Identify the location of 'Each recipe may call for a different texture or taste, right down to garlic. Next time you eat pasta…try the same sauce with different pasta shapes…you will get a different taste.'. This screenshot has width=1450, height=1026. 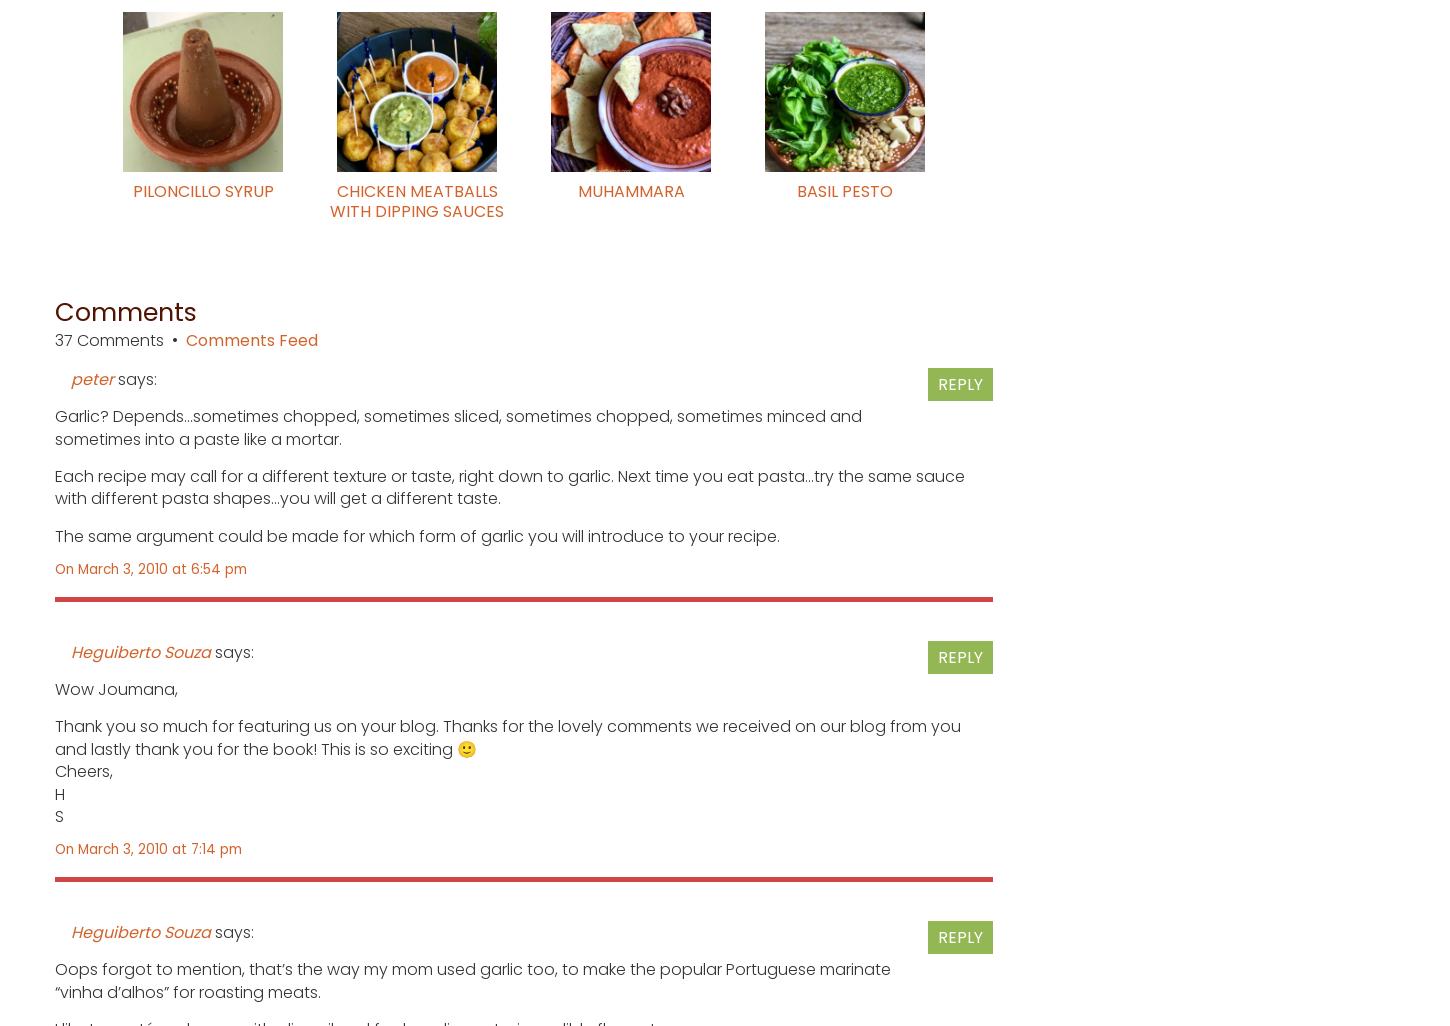
(509, 486).